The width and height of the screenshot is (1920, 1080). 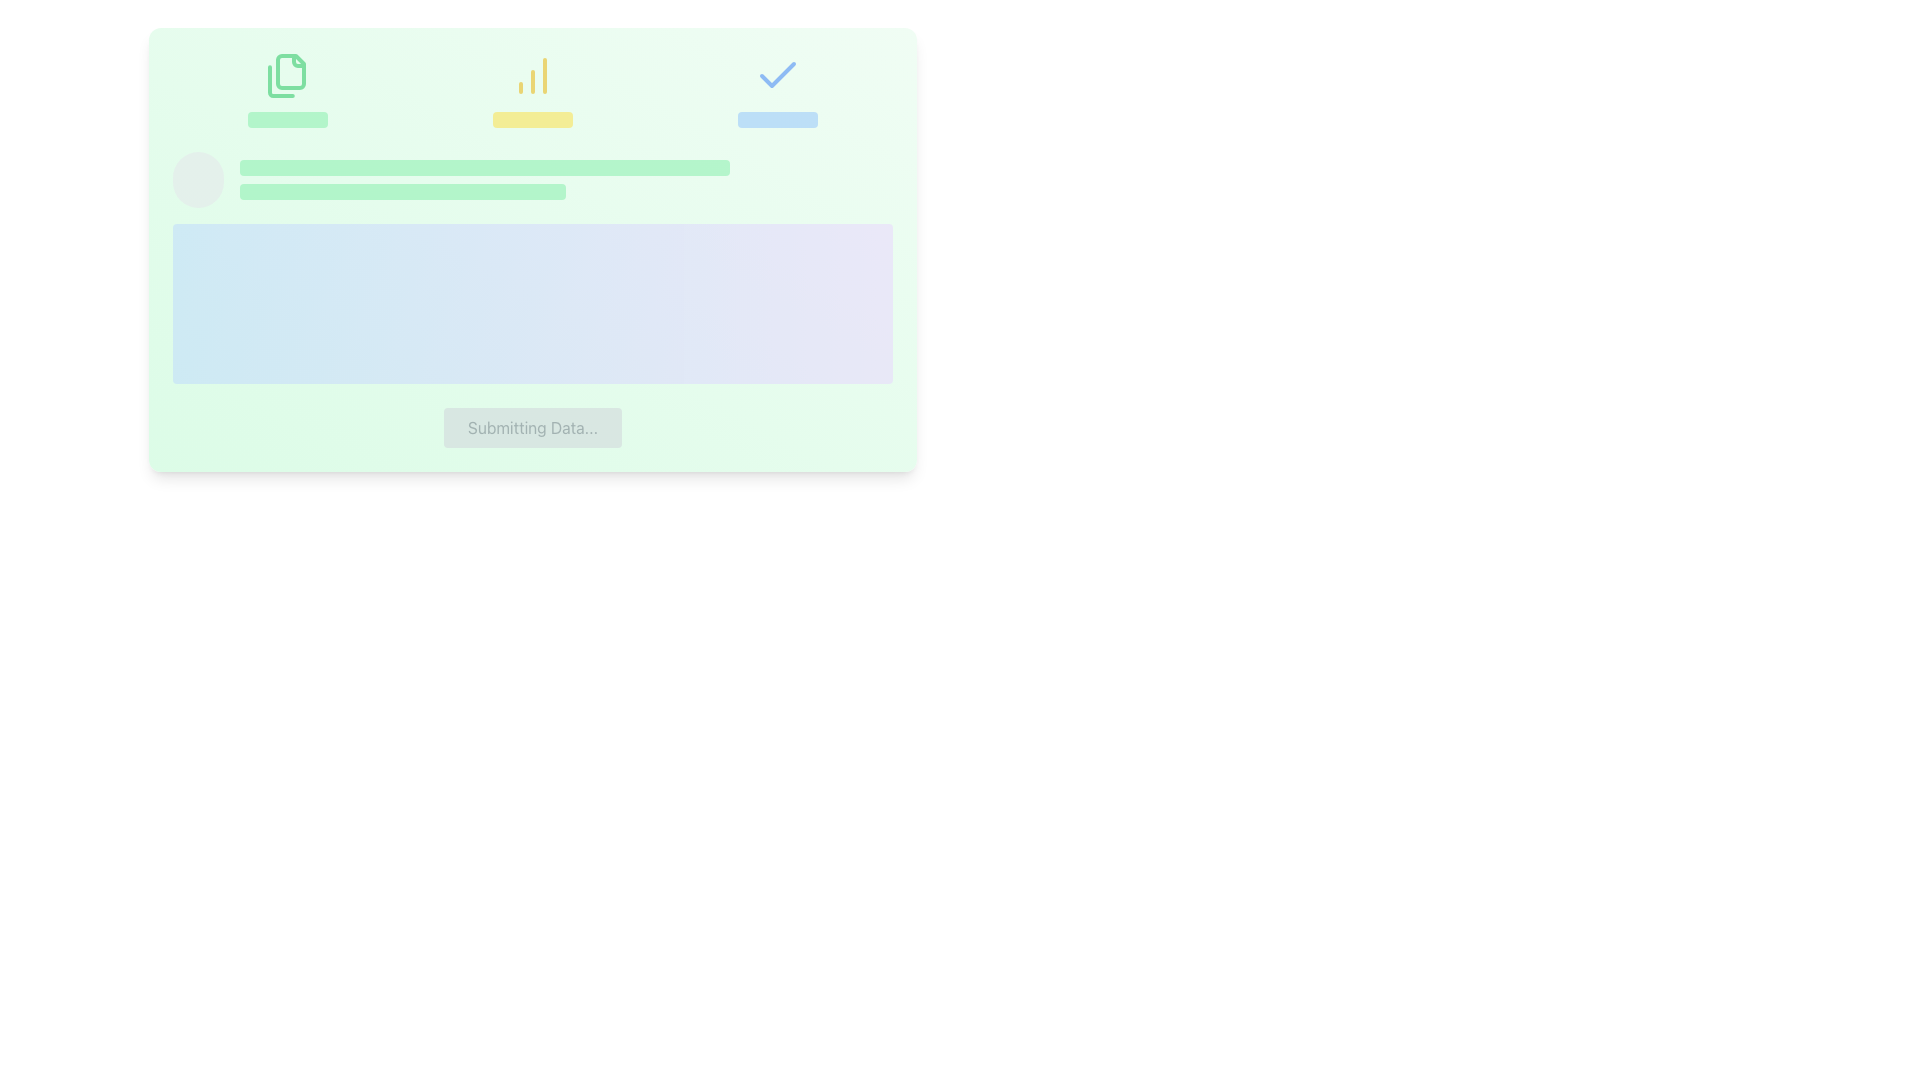 I want to click on the checkmark icon in the upper-right section of the interface, which indicates success or validation, so click(x=777, y=73).